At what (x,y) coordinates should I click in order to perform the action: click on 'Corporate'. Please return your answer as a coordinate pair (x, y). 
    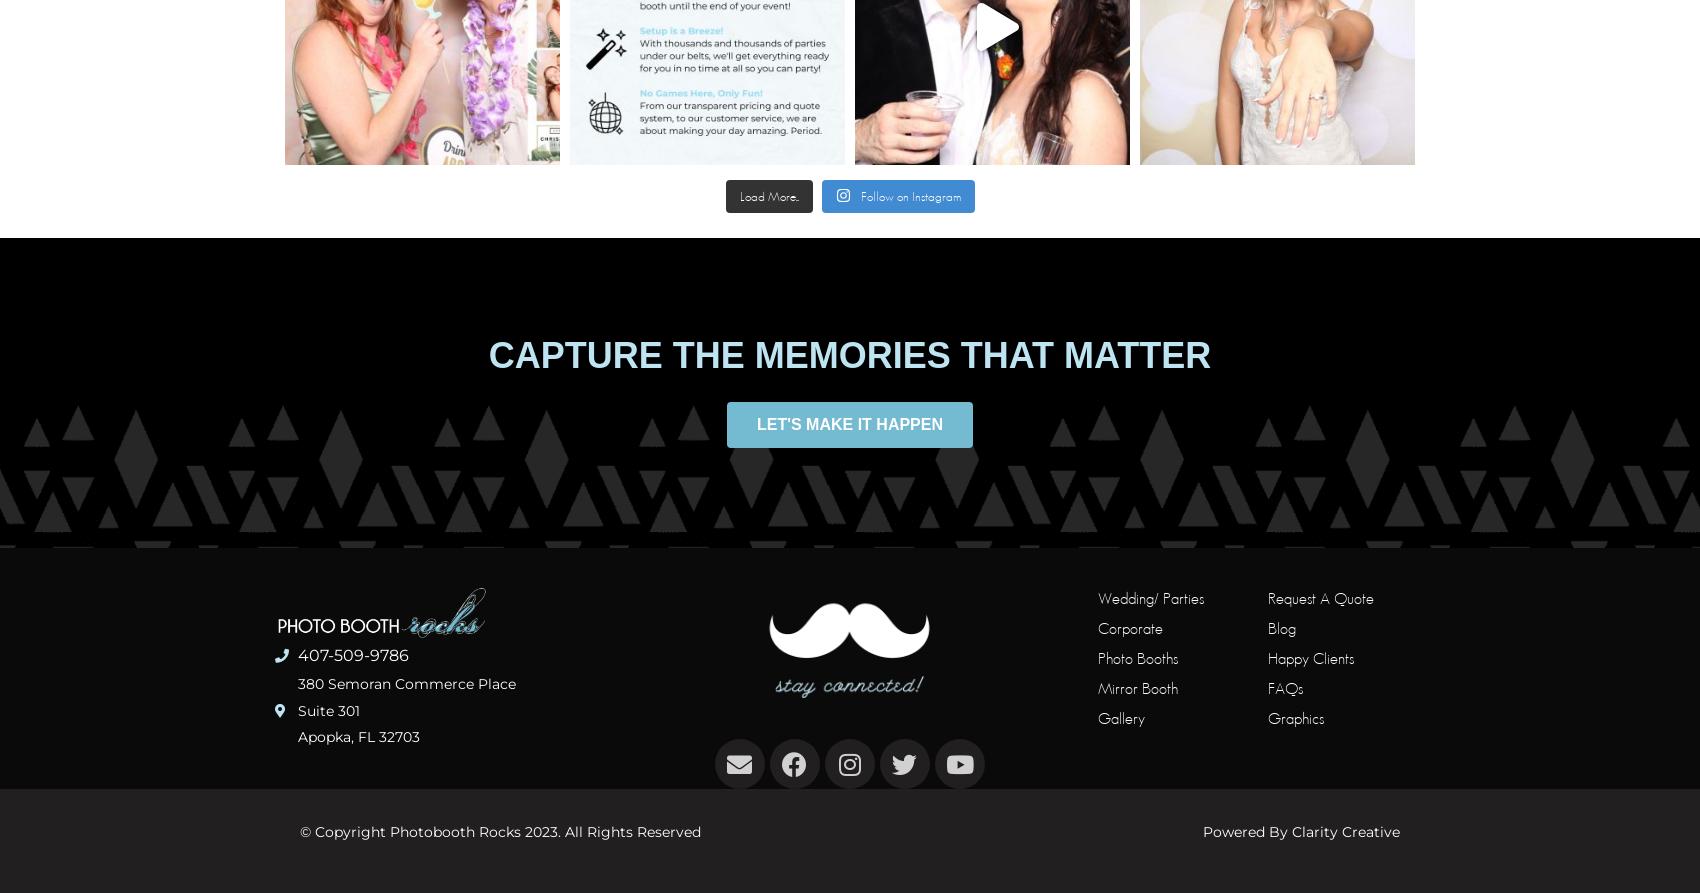
    Looking at the image, I should click on (1129, 627).